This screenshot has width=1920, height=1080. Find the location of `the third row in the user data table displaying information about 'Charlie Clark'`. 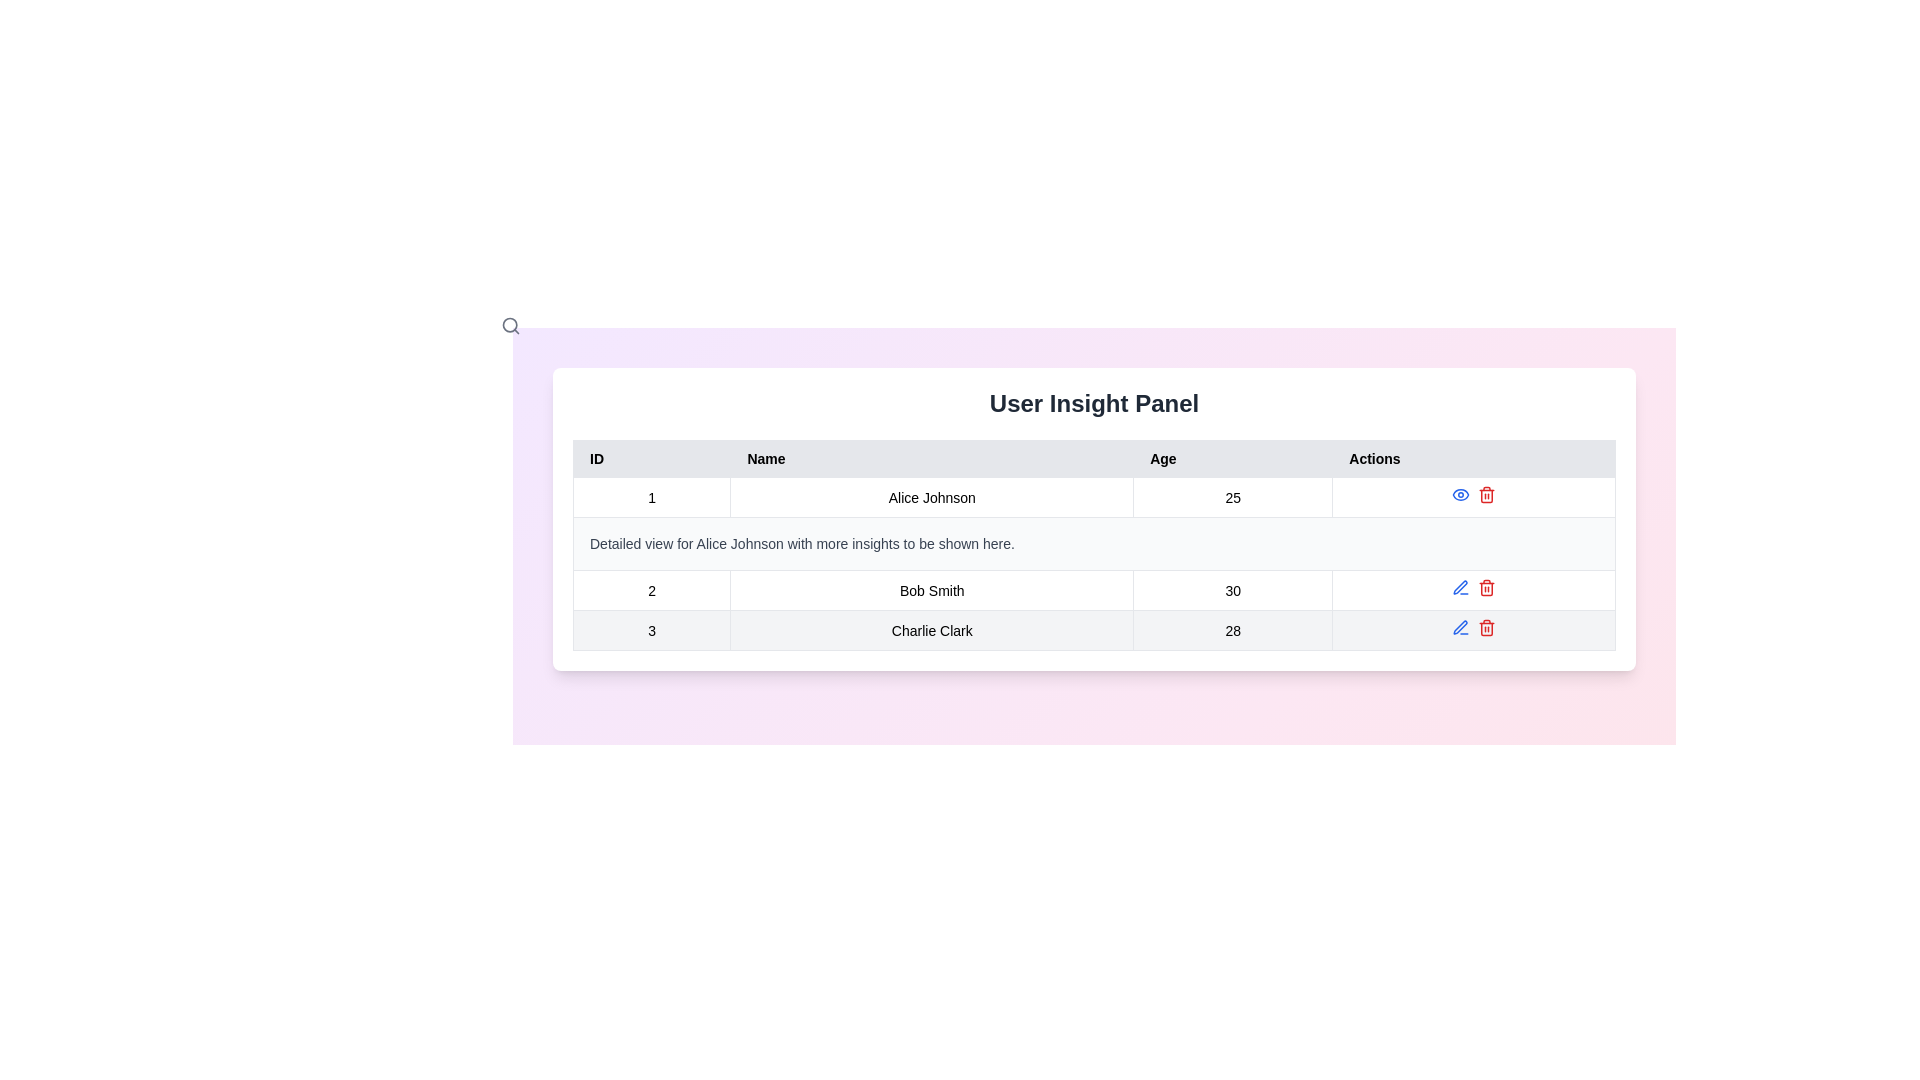

the third row in the user data table displaying information about 'Charlie Clark' is located at coordinates (1093, 630).